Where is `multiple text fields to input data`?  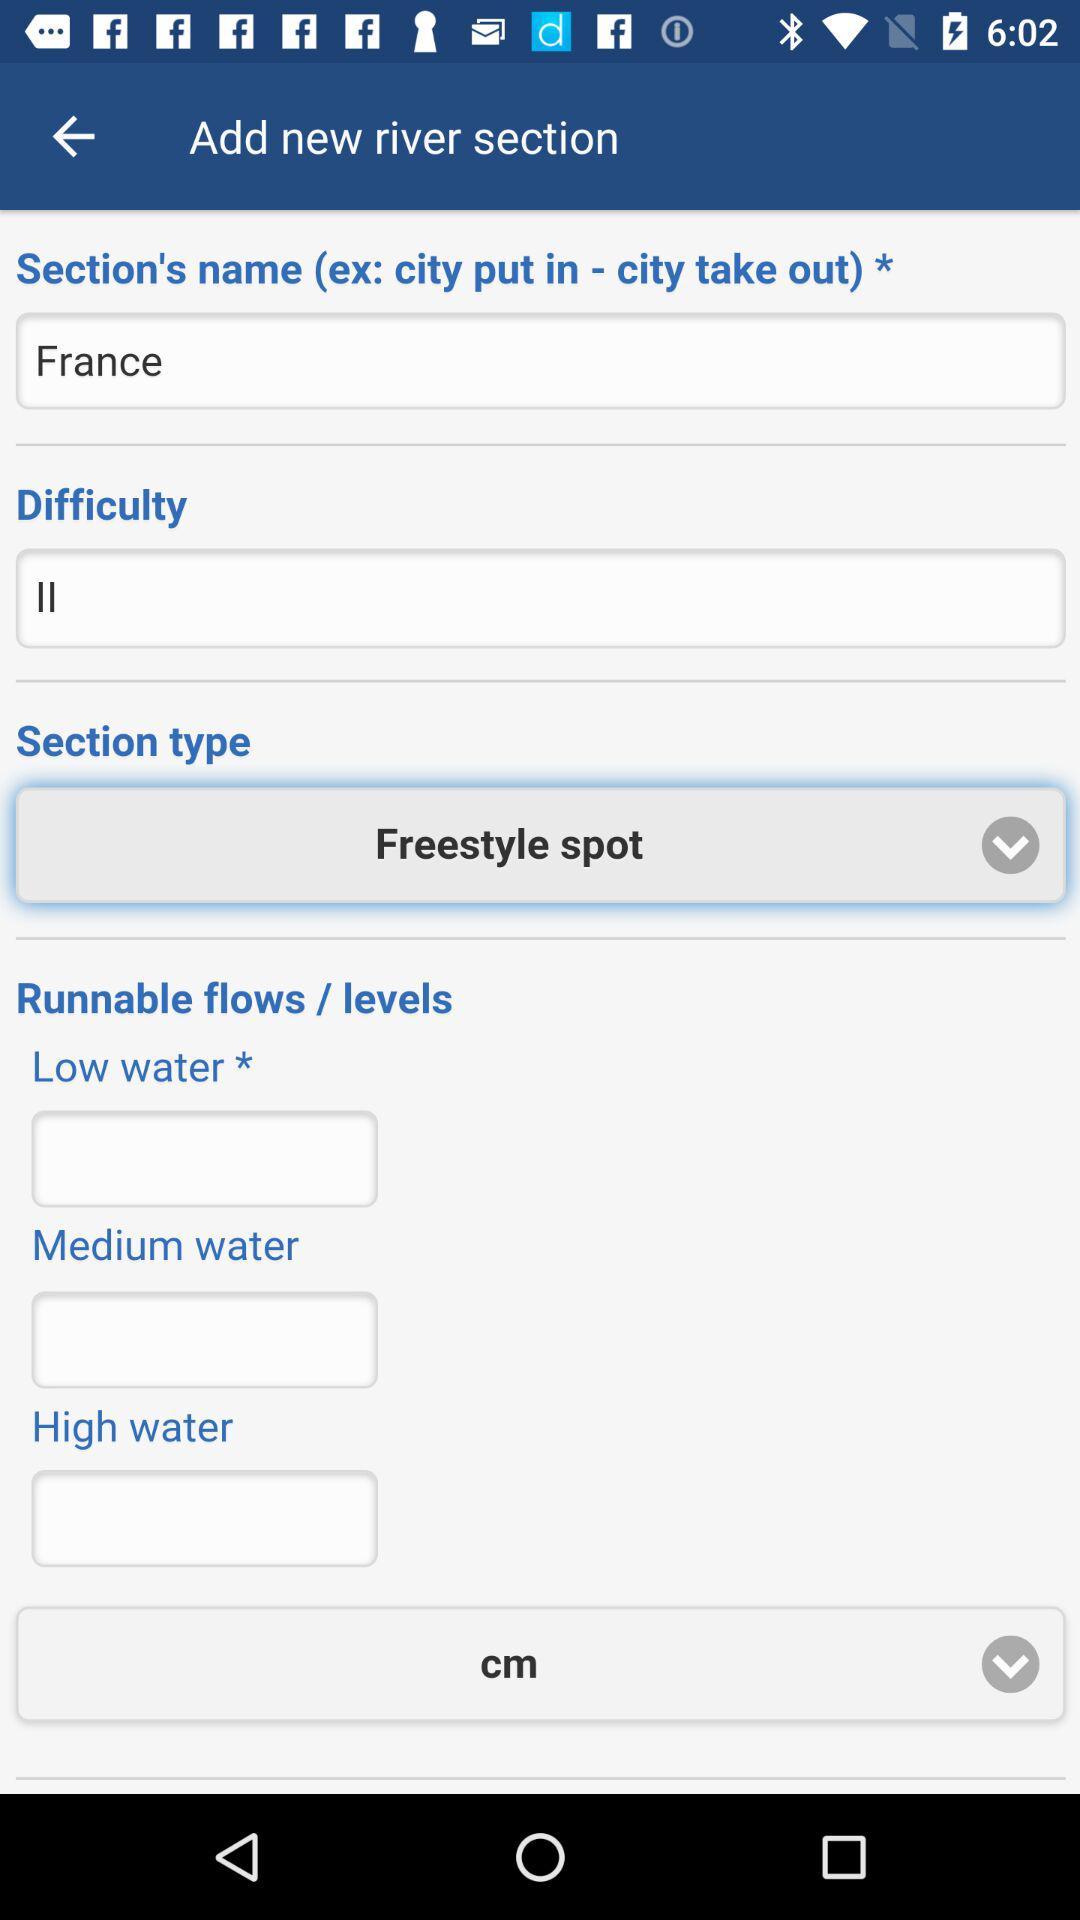
multiple text fields to input data is located at coordinates (540, 1002).